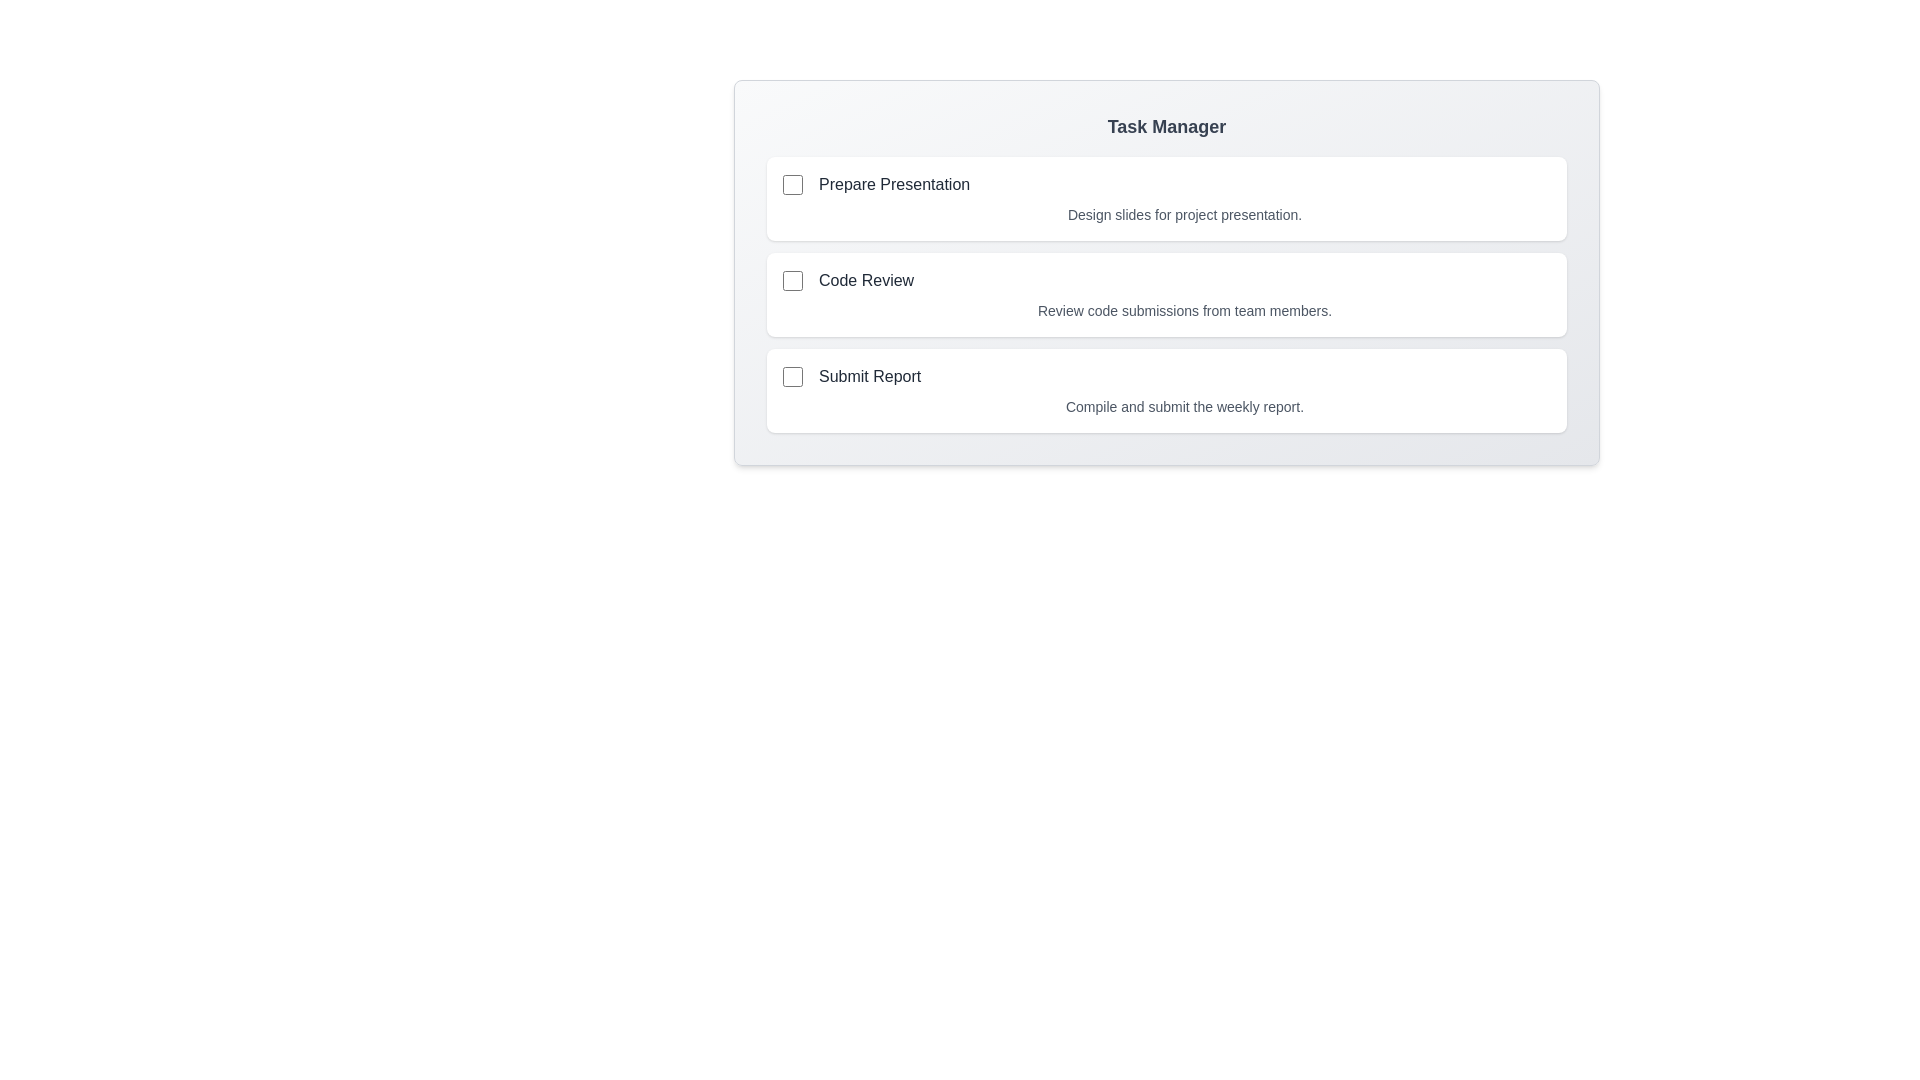 Image resolution: width=1920 pixels, height=1080 pixels. Describe the element at coordinates (1166, 294) in the screenshot. I see `the task card for Code Review` at that location.